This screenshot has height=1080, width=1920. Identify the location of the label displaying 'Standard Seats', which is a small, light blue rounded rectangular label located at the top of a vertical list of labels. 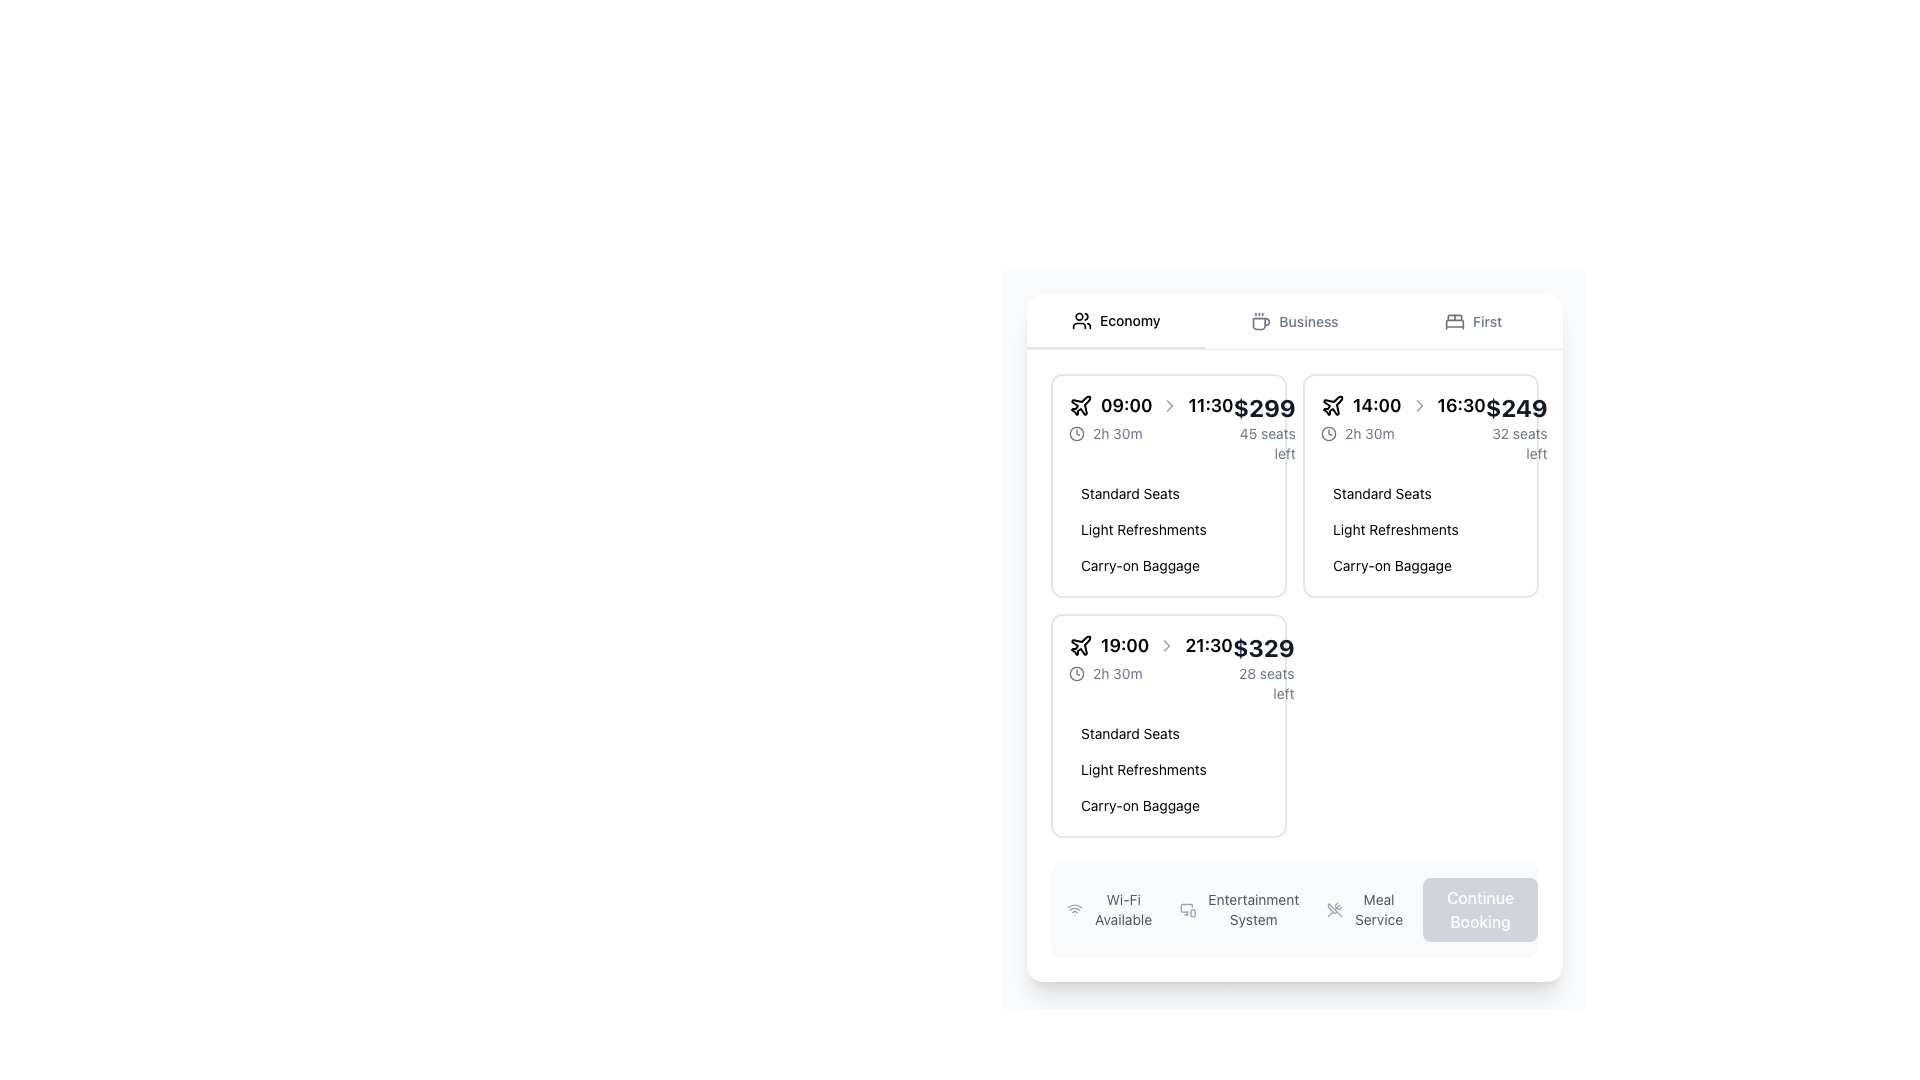
(1130, 733).